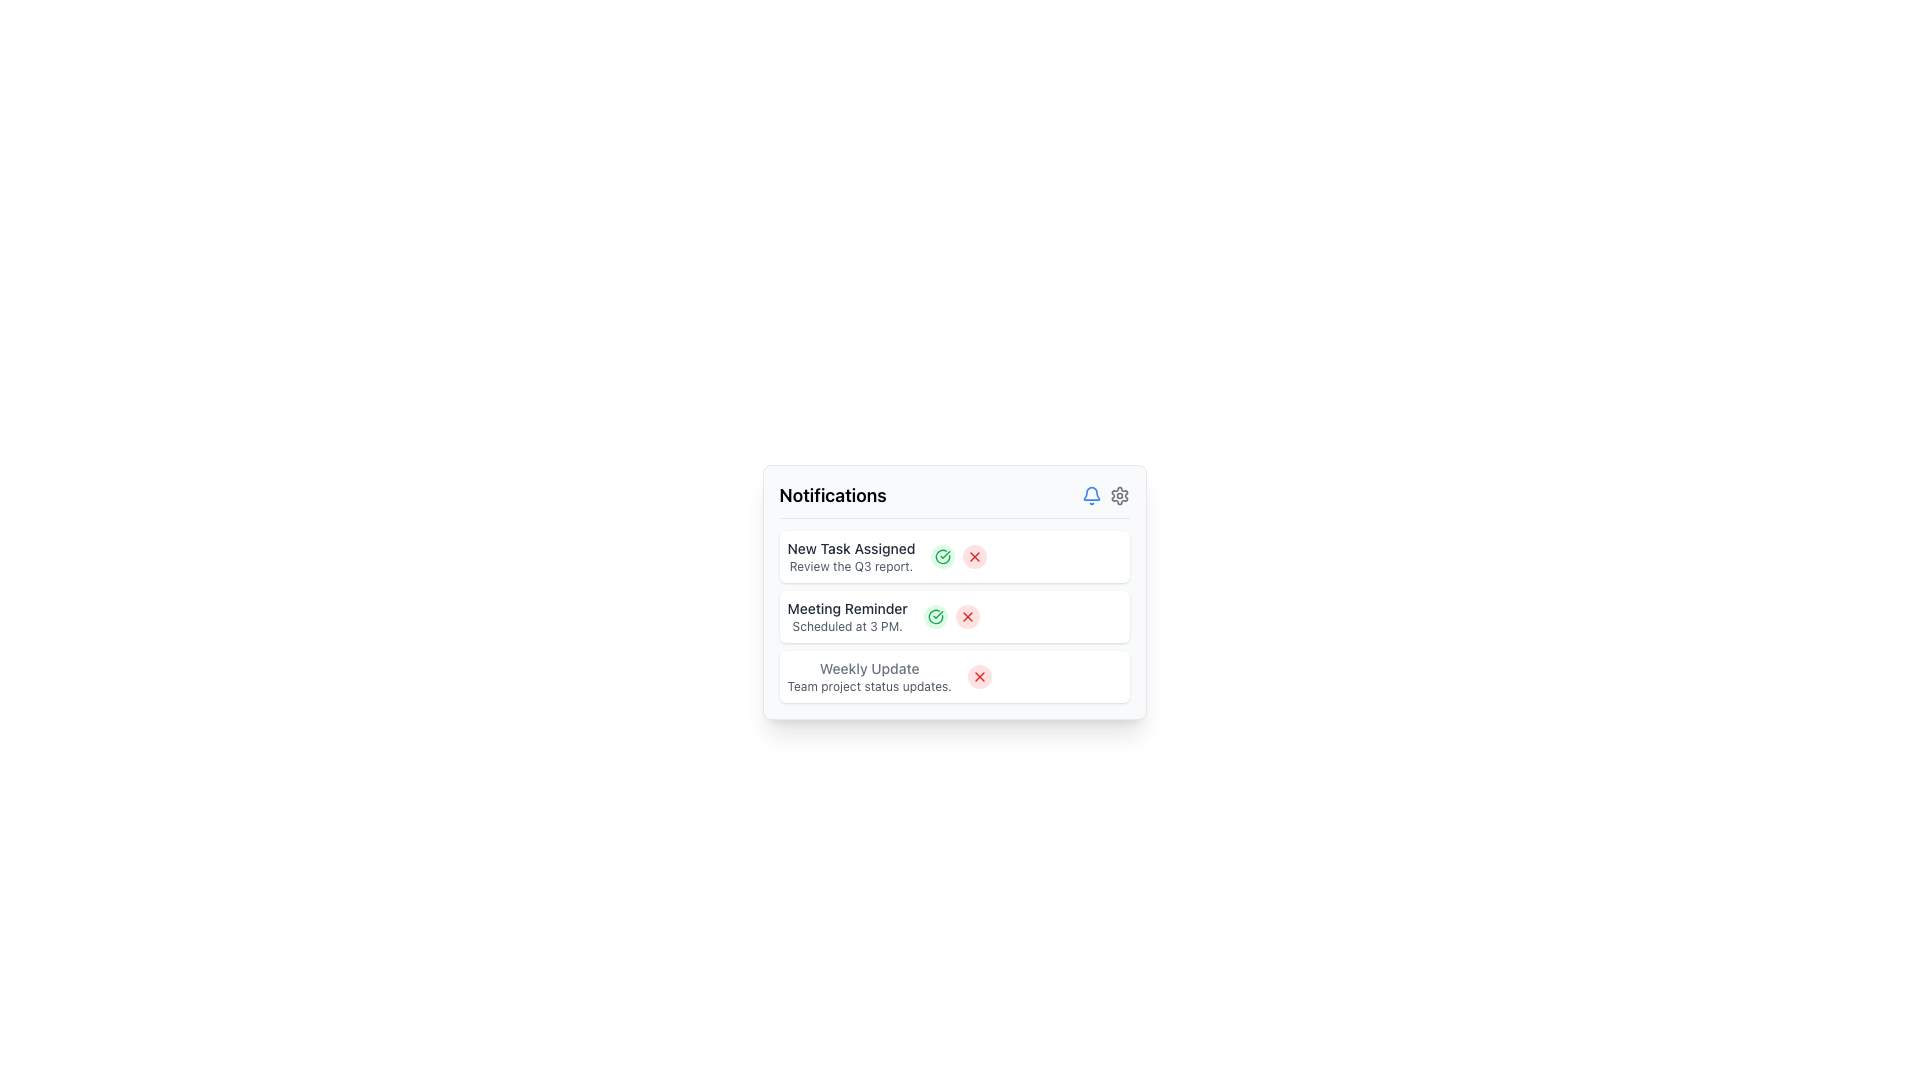  I want to click on the green circular button with a checkmark icon in the notification section to mark the notification as read, so click(942, 556).